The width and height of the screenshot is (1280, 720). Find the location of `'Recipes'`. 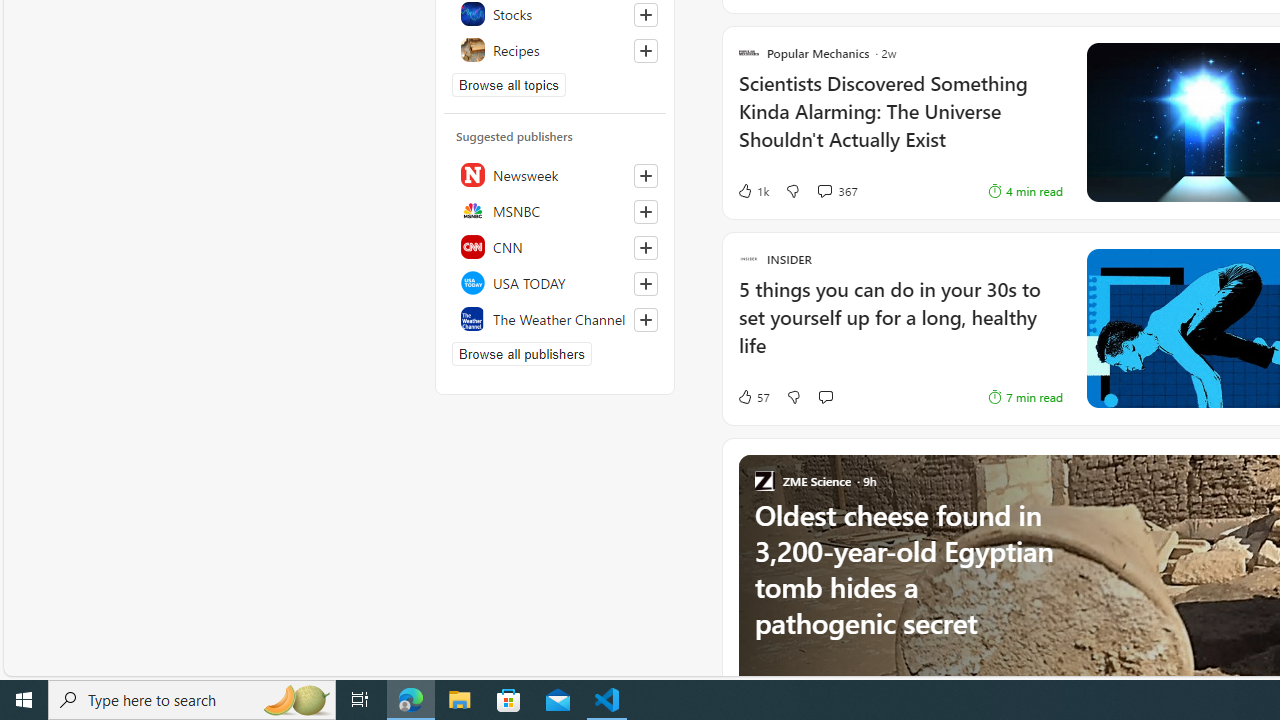

'Recipes' is located at coordinates (555, 49).